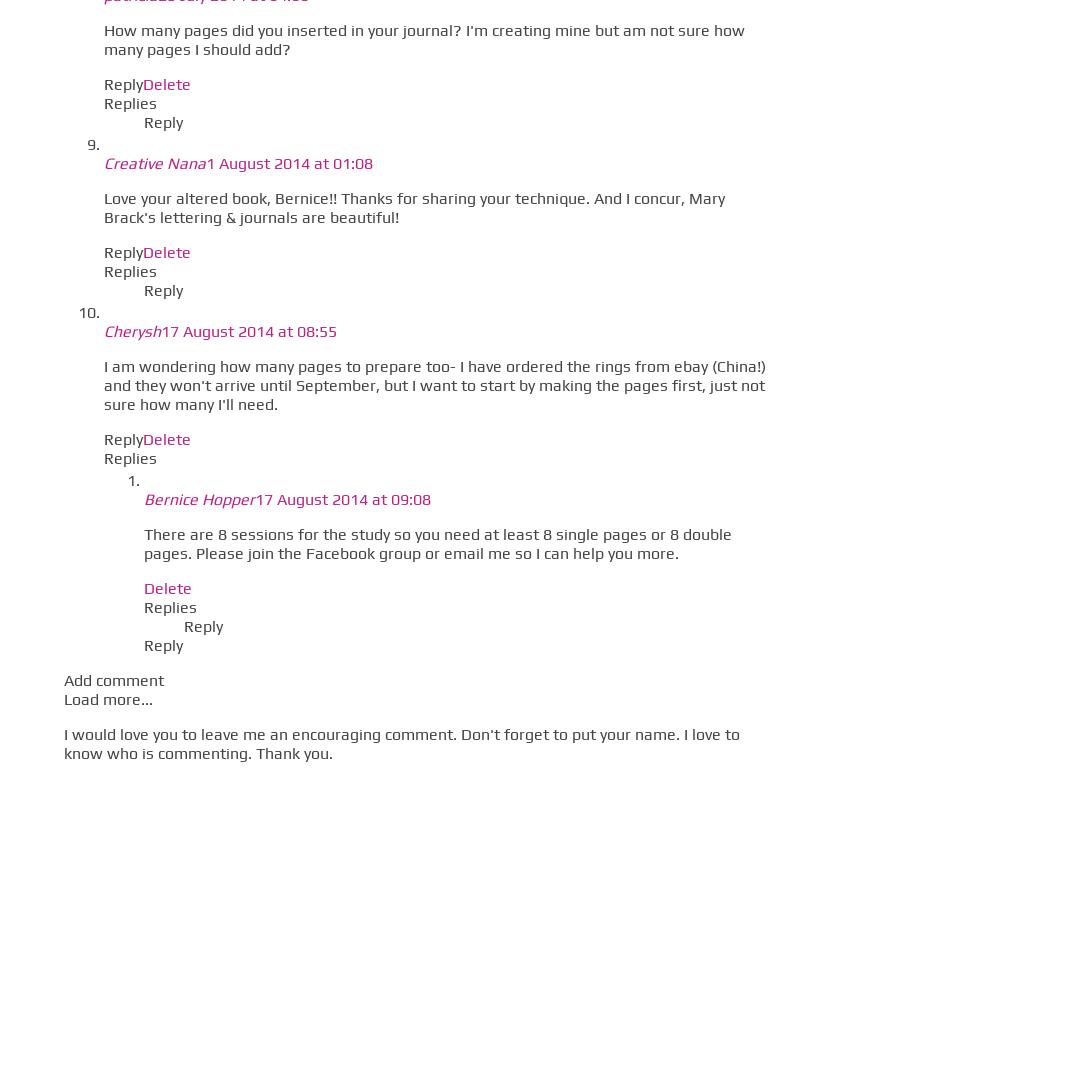  I want to click on 'I am wondering how many pages to prepare too- I have ordered the rings from ebay (China!) and they won't arrive until September, but I want to start by making the pages first, just not sure how many I'll need.', so click(103, 384).